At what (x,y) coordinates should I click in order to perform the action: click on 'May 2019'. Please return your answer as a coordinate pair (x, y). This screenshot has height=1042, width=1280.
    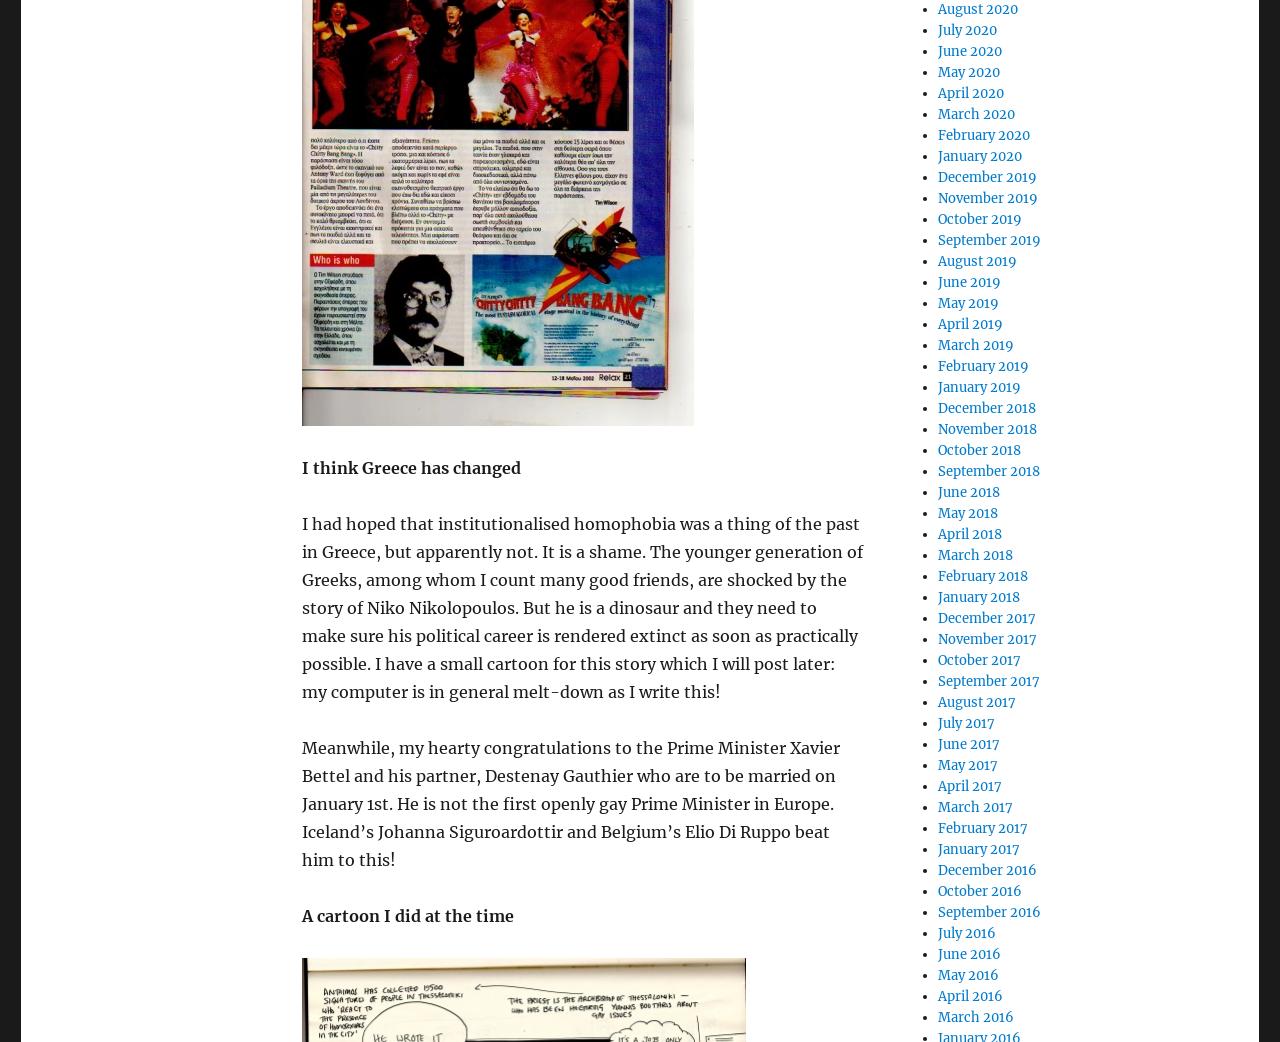
    Looking at the image, I should click on (967, 303).